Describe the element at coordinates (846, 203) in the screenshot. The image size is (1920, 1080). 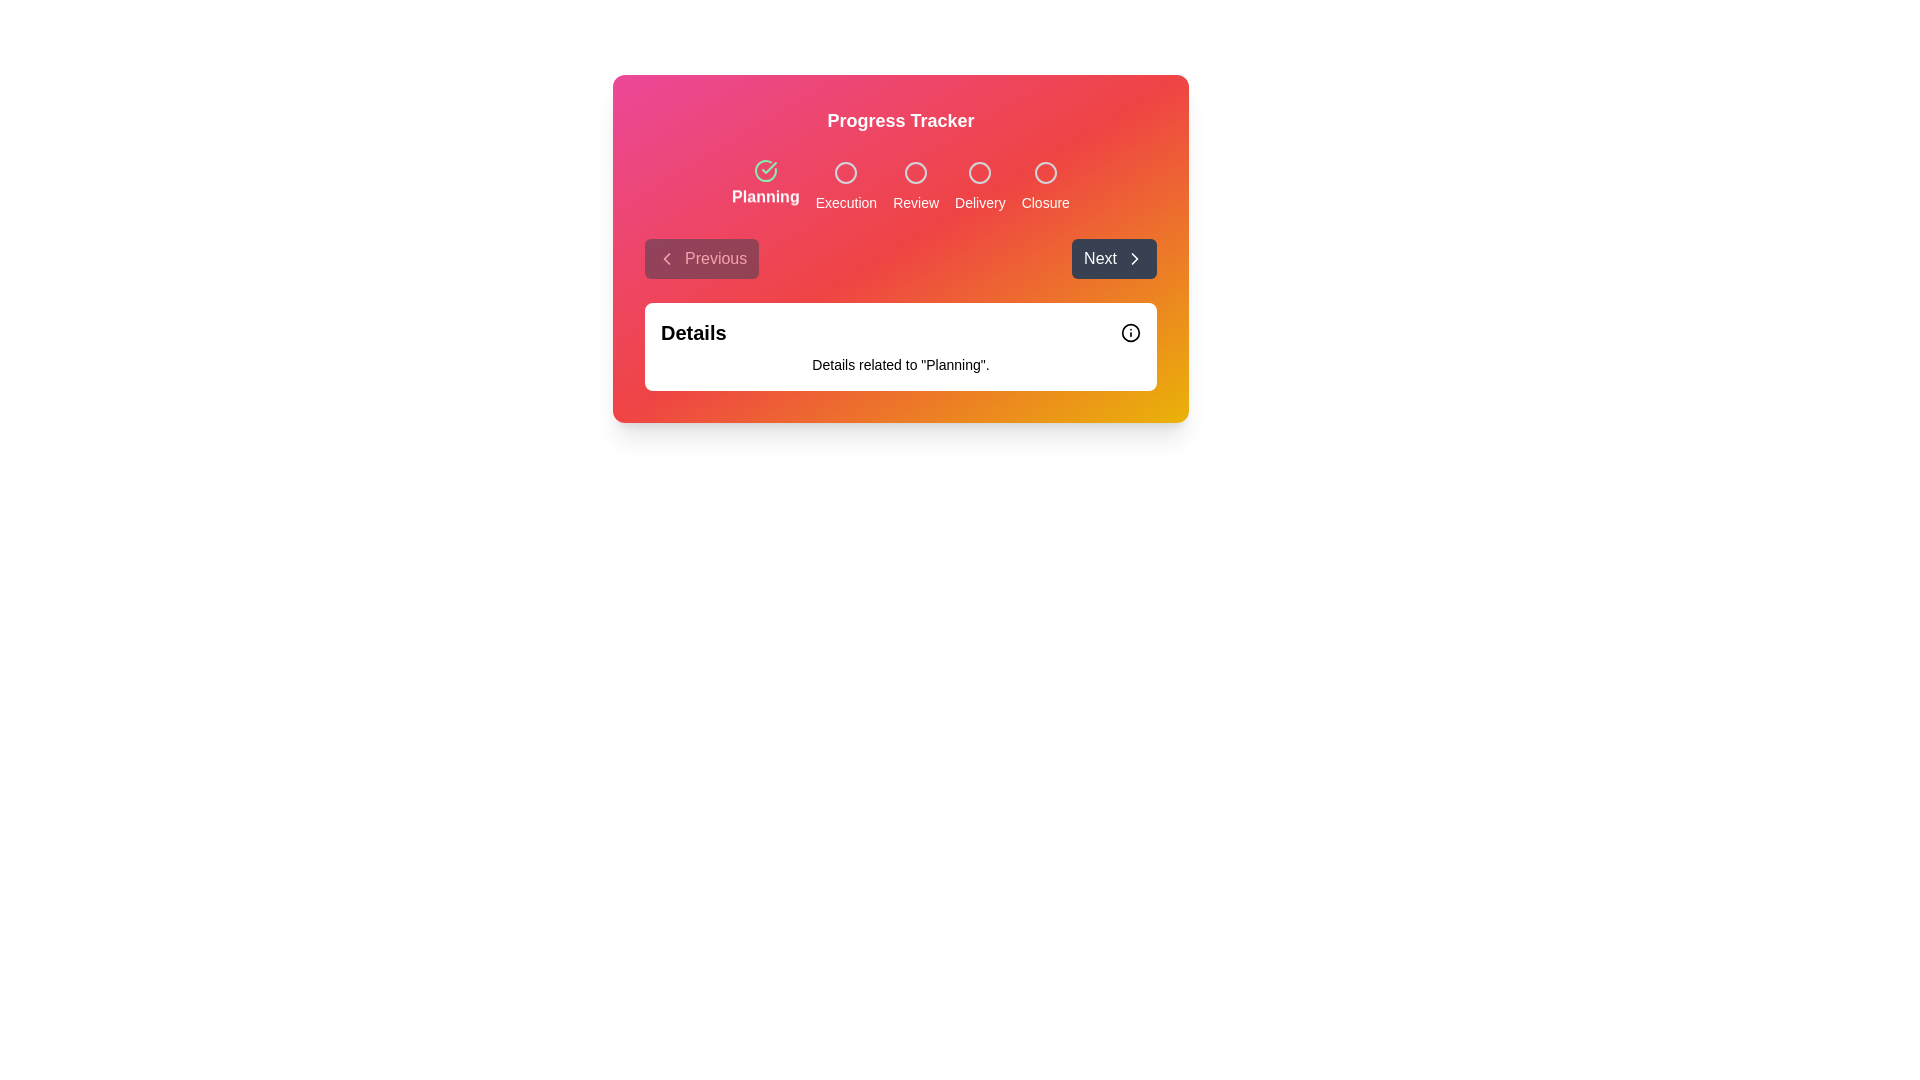
I see `text from the Text Label that displays 'Execution', which is the second item in the milestone indicators series` at that location.